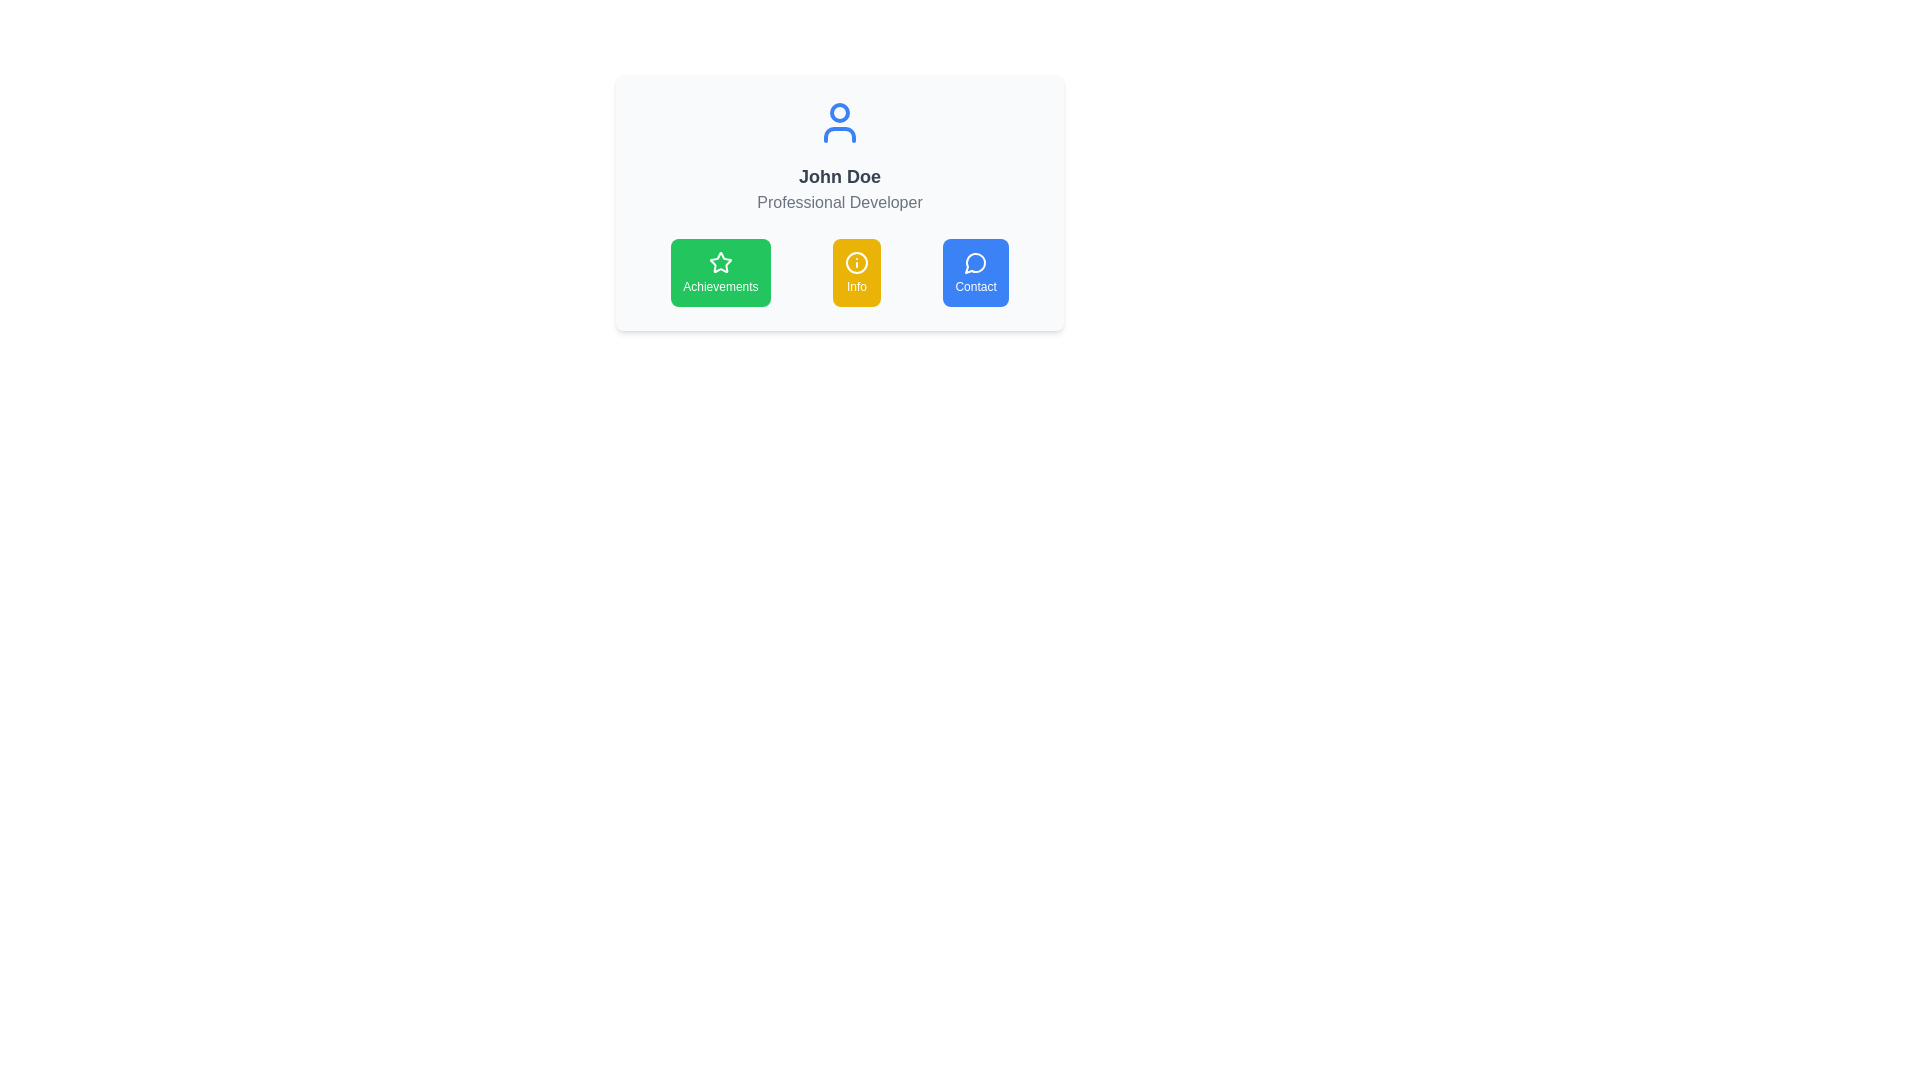 The width and height of the screenshot is (1920, 1080). I want to click on the text label that reads 'Professional Developer', which is styled in light gray and positioned directly beneath the bold text label 'John Doe', so click(840, 203).